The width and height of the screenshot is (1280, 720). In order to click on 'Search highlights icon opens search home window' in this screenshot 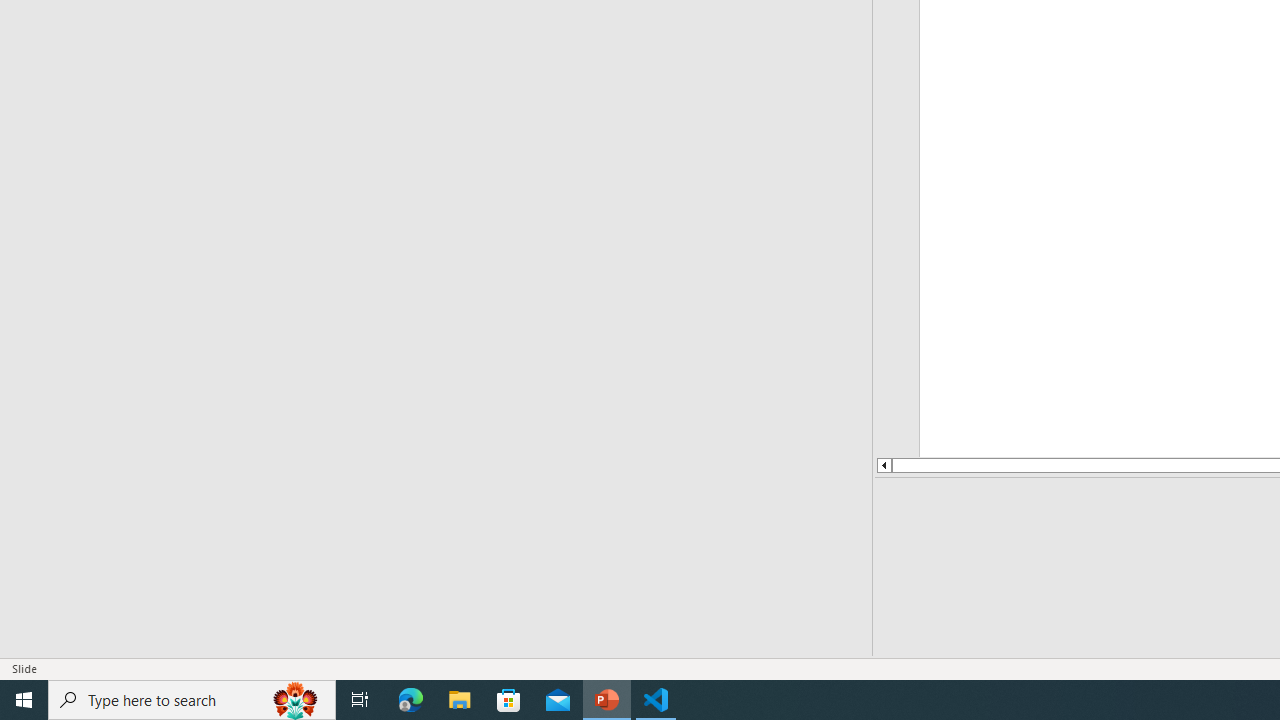, I will do `click(294, 698)`.